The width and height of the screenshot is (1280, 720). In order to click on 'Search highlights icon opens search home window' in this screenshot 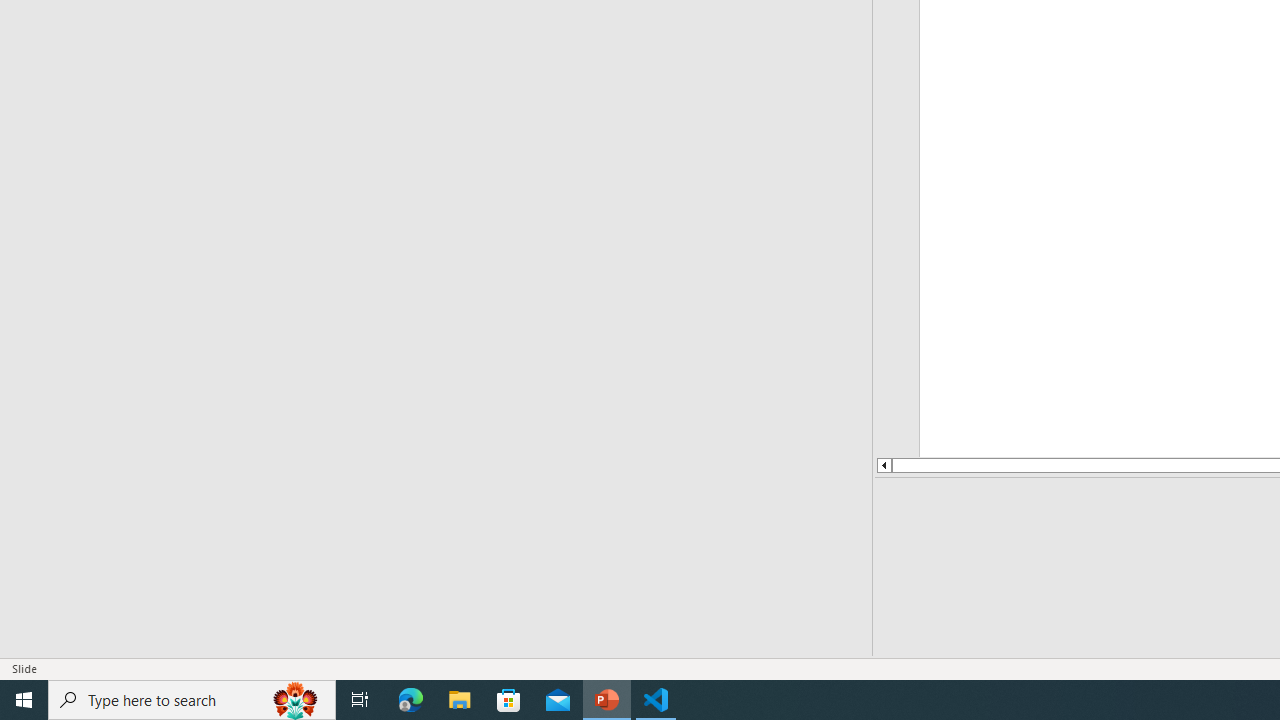, I will do `click(294, 698)`.